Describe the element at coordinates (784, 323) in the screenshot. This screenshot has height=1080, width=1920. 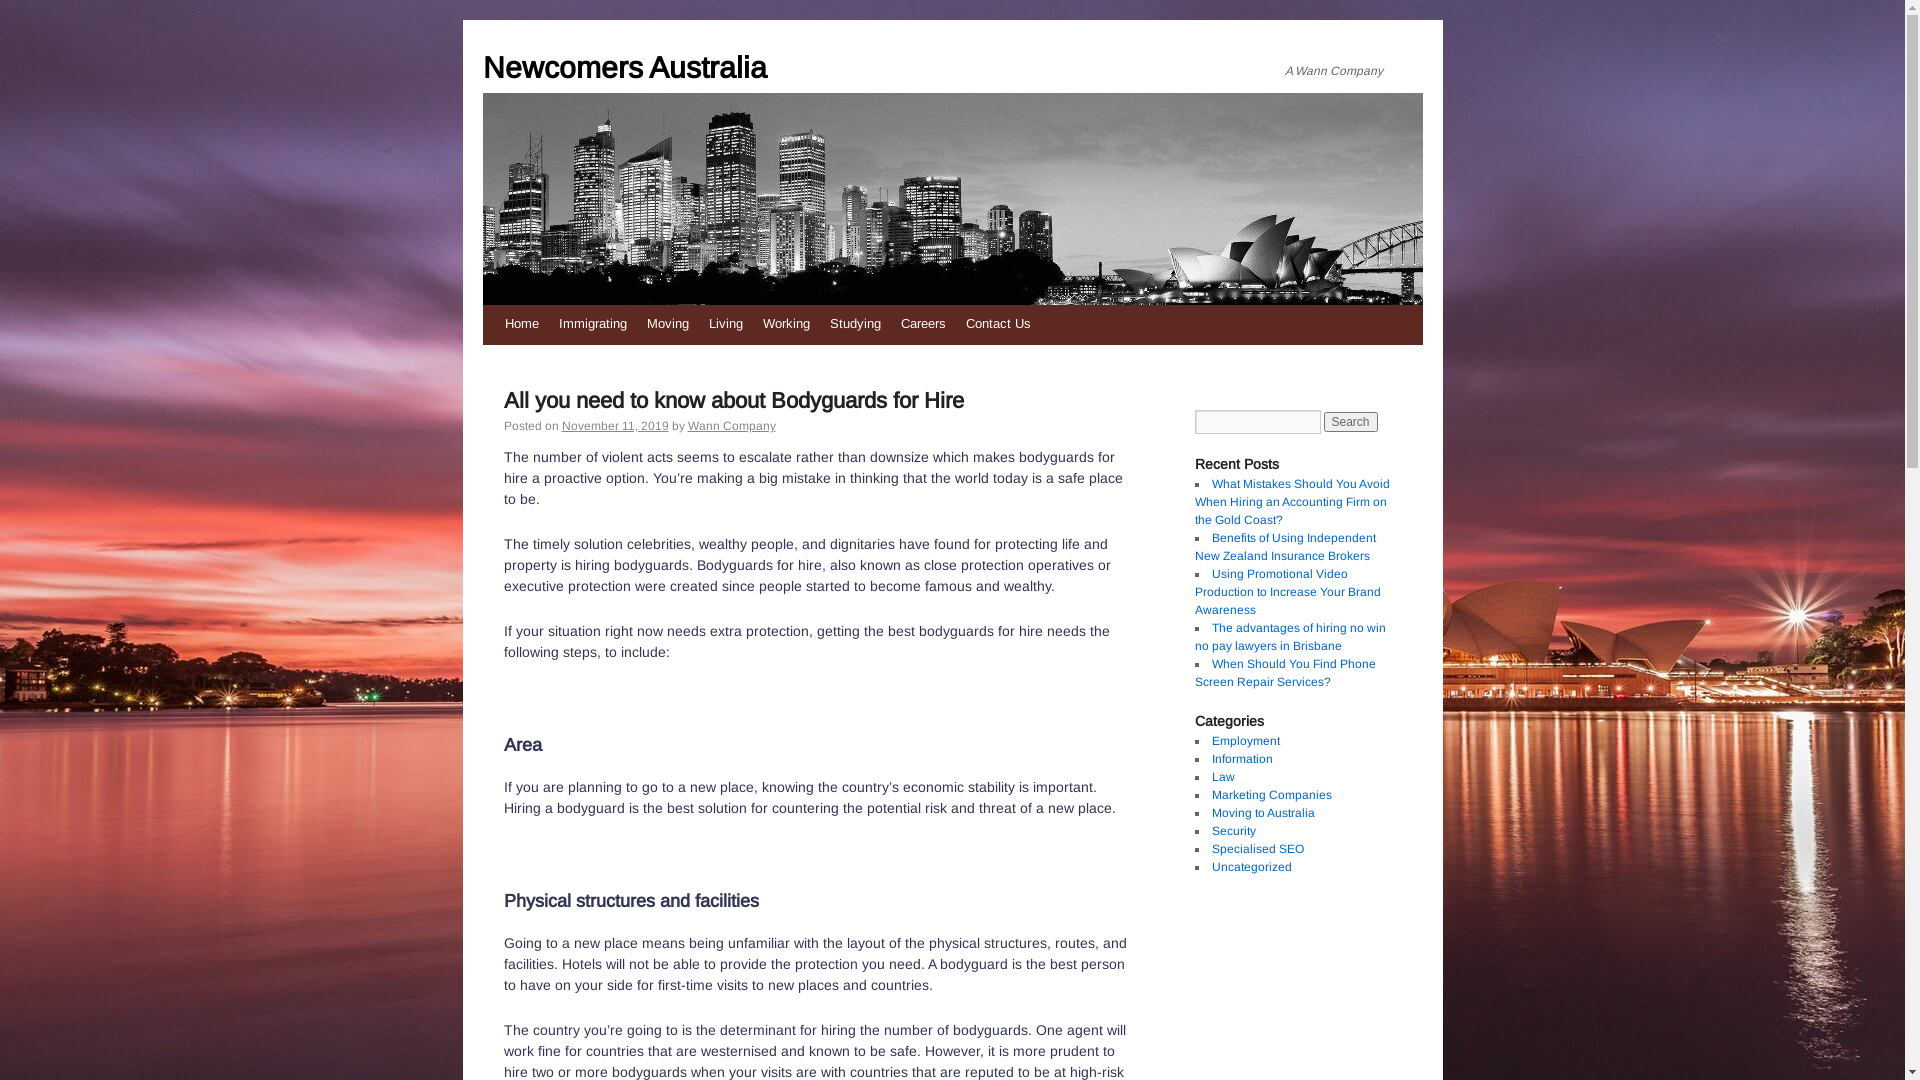
I see `'Working'` at that location.